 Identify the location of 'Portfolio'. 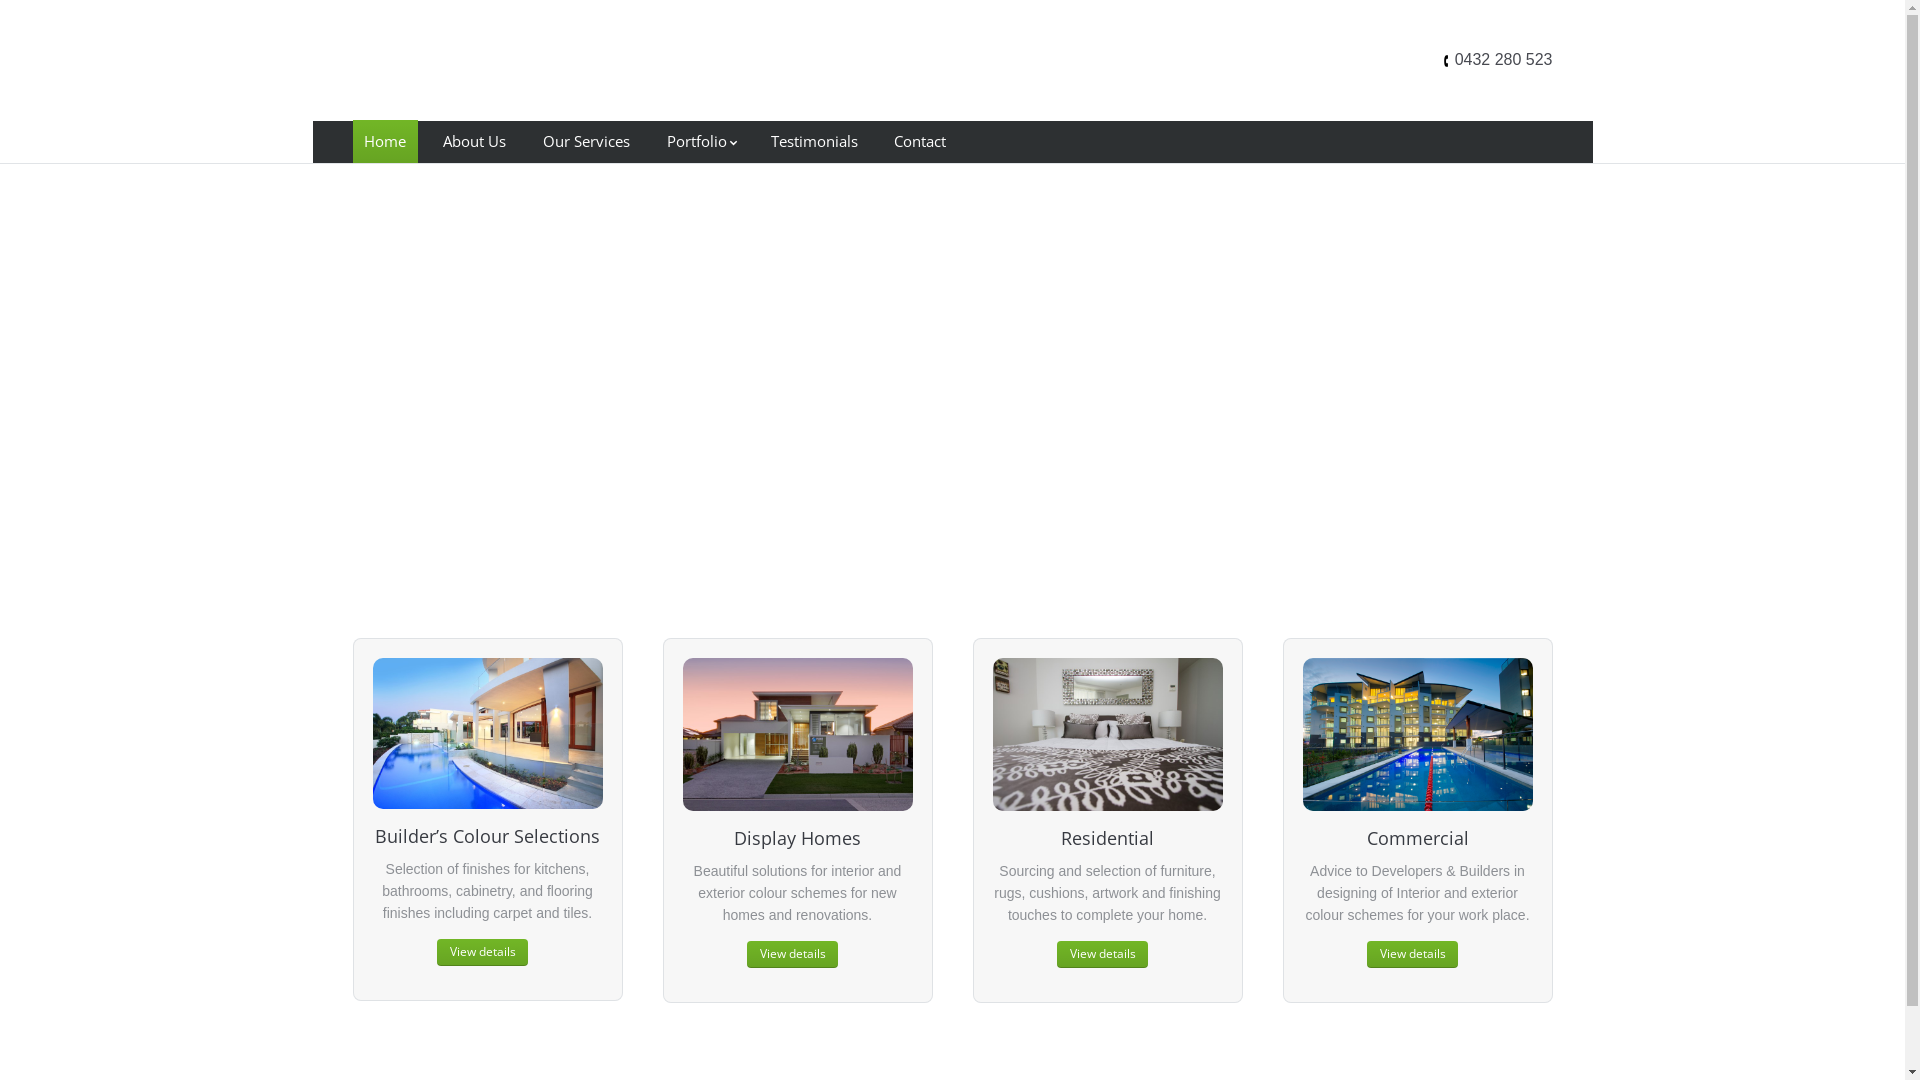
(700, 140).